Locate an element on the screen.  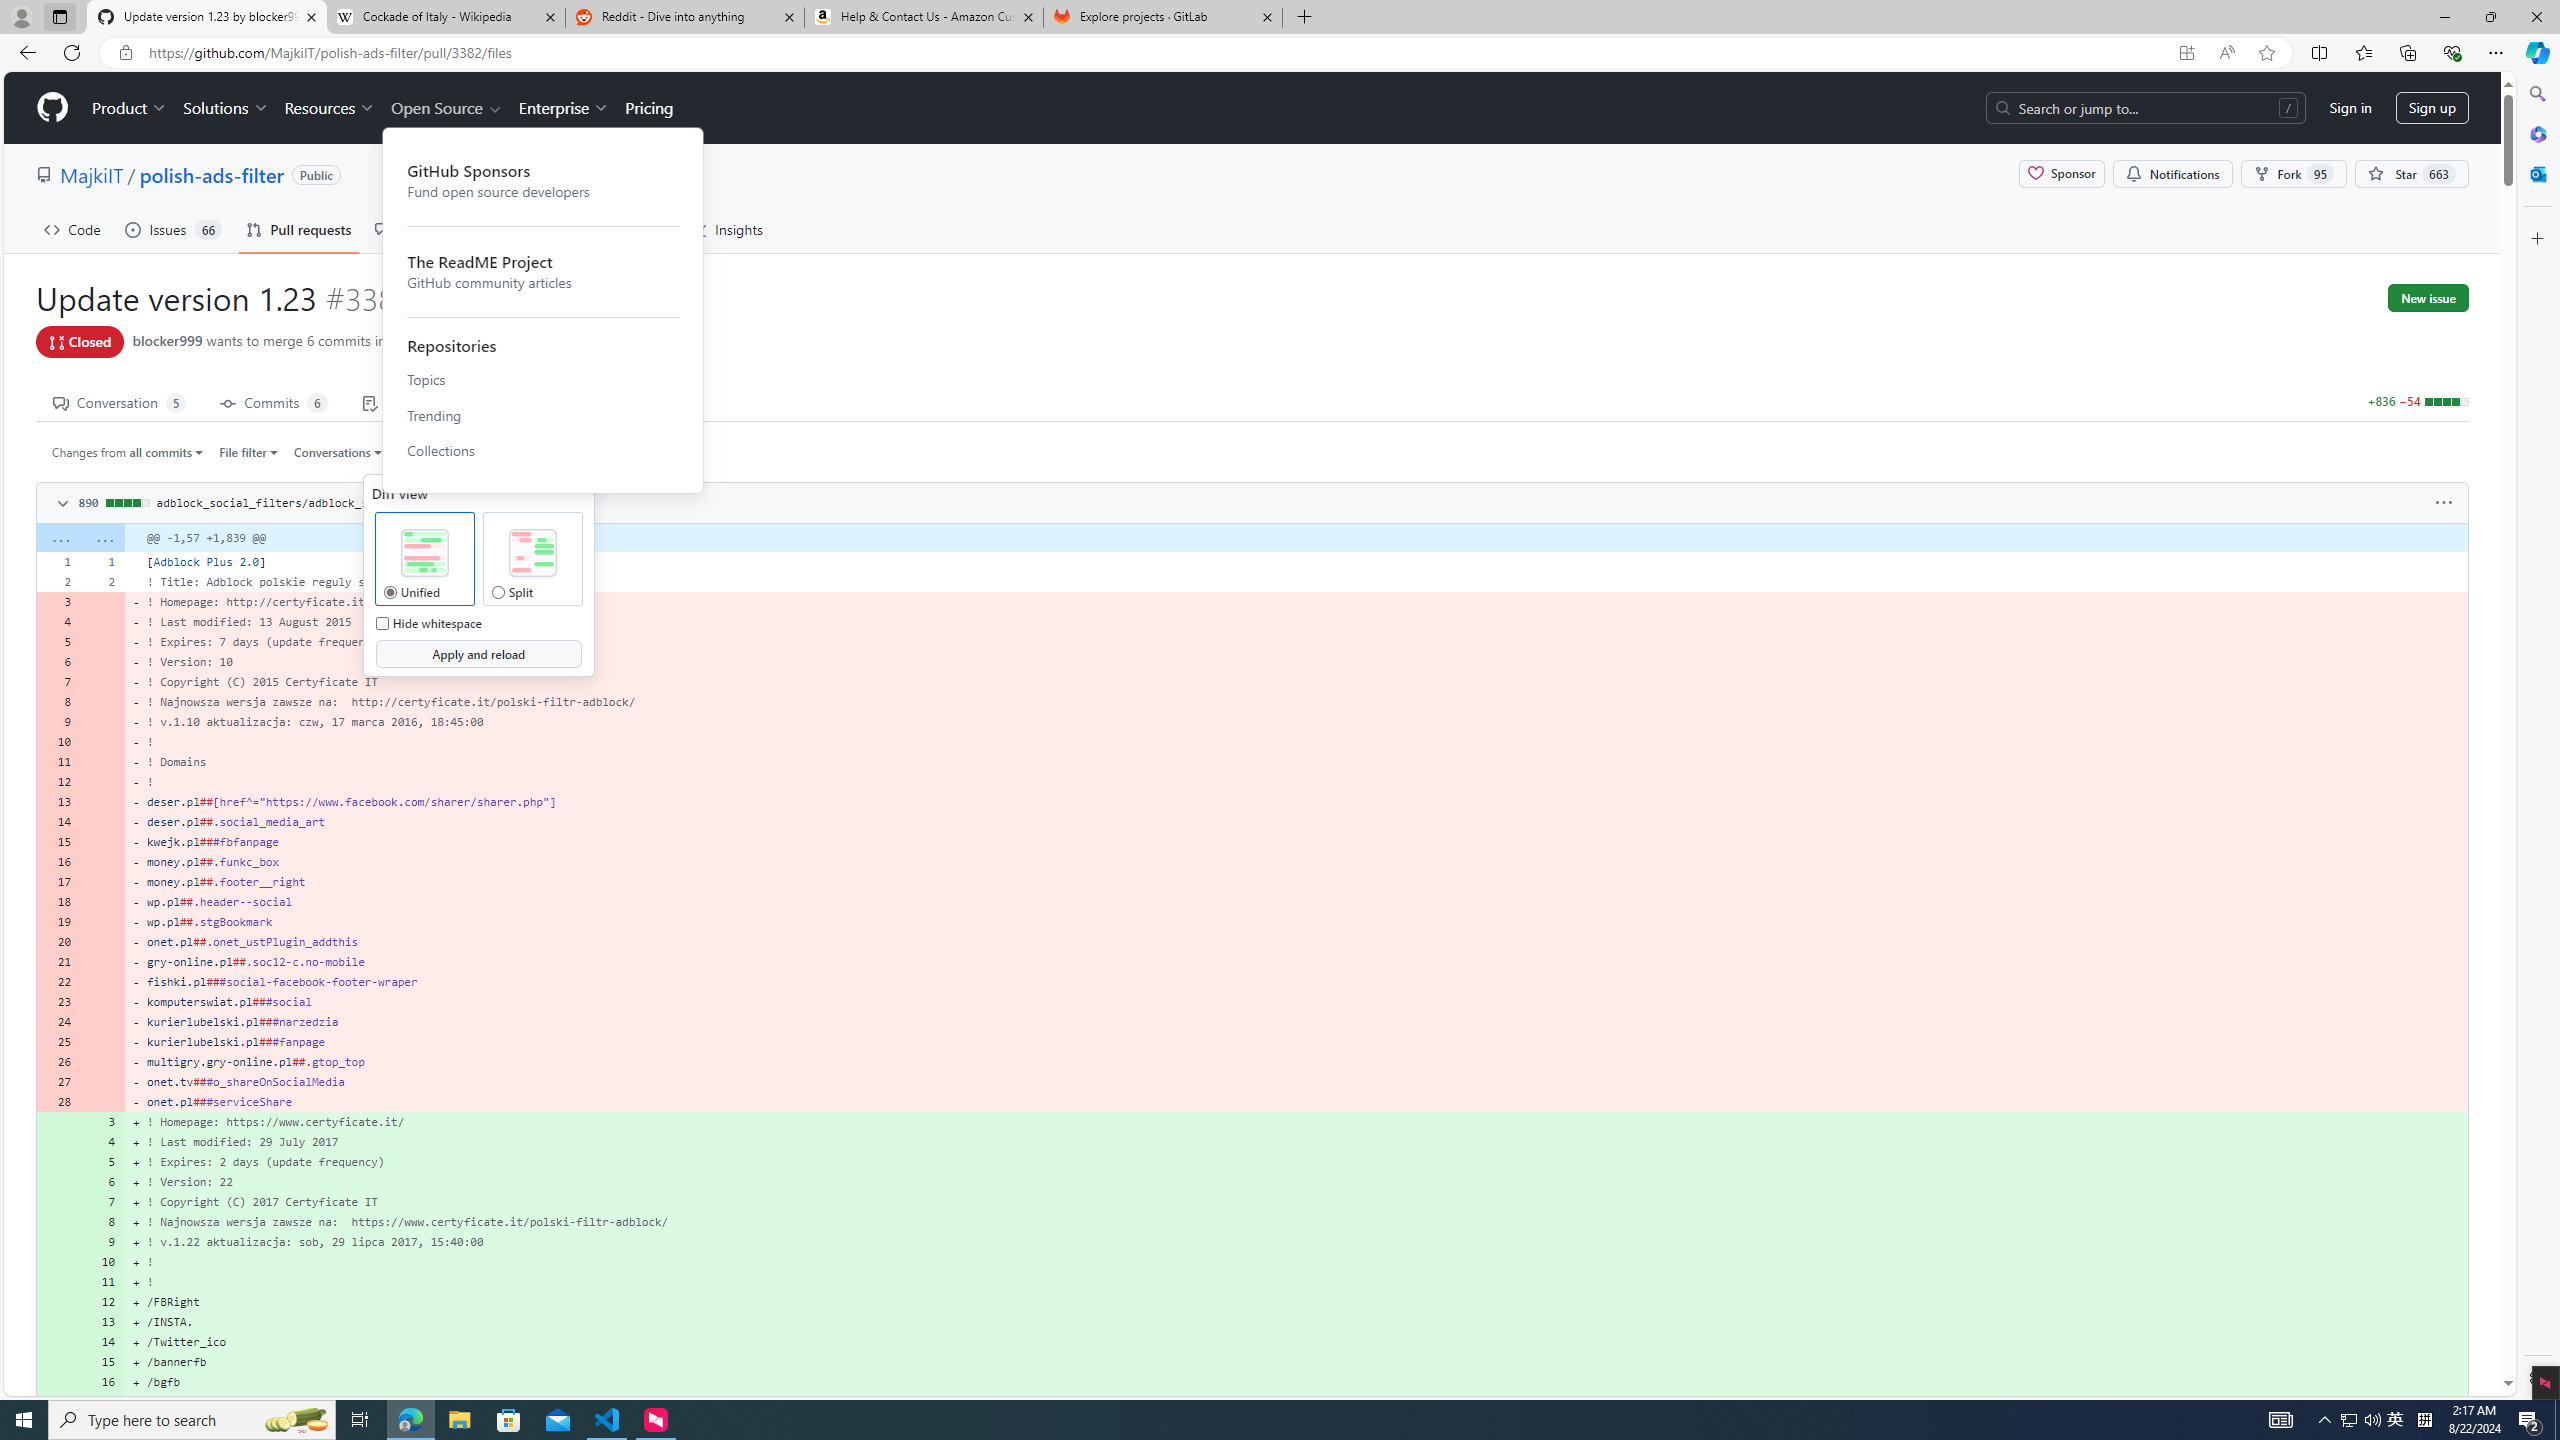
'The ReadME Project GitHub community articles' is located at coordinates (543, 271).